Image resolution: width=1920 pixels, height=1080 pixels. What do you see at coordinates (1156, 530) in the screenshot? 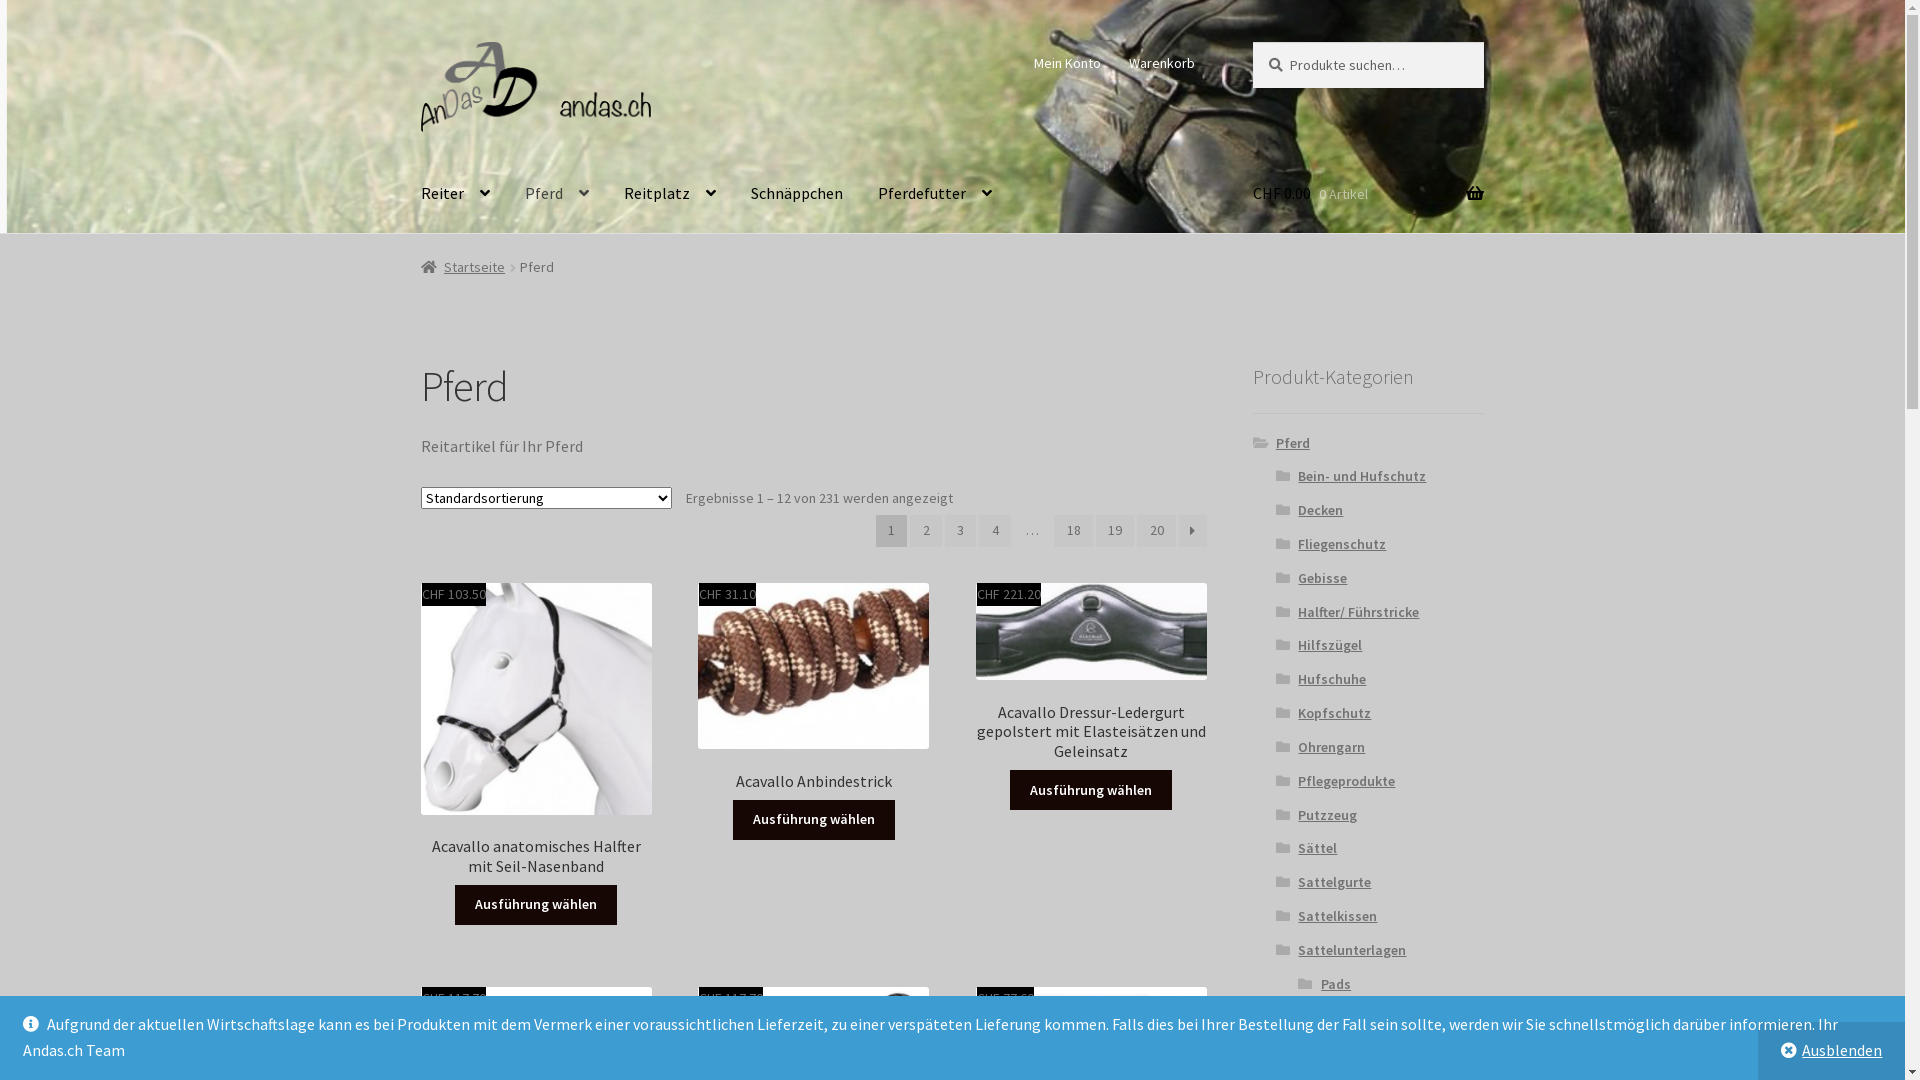
I see `'20'` at bounding box center [1156, 530].